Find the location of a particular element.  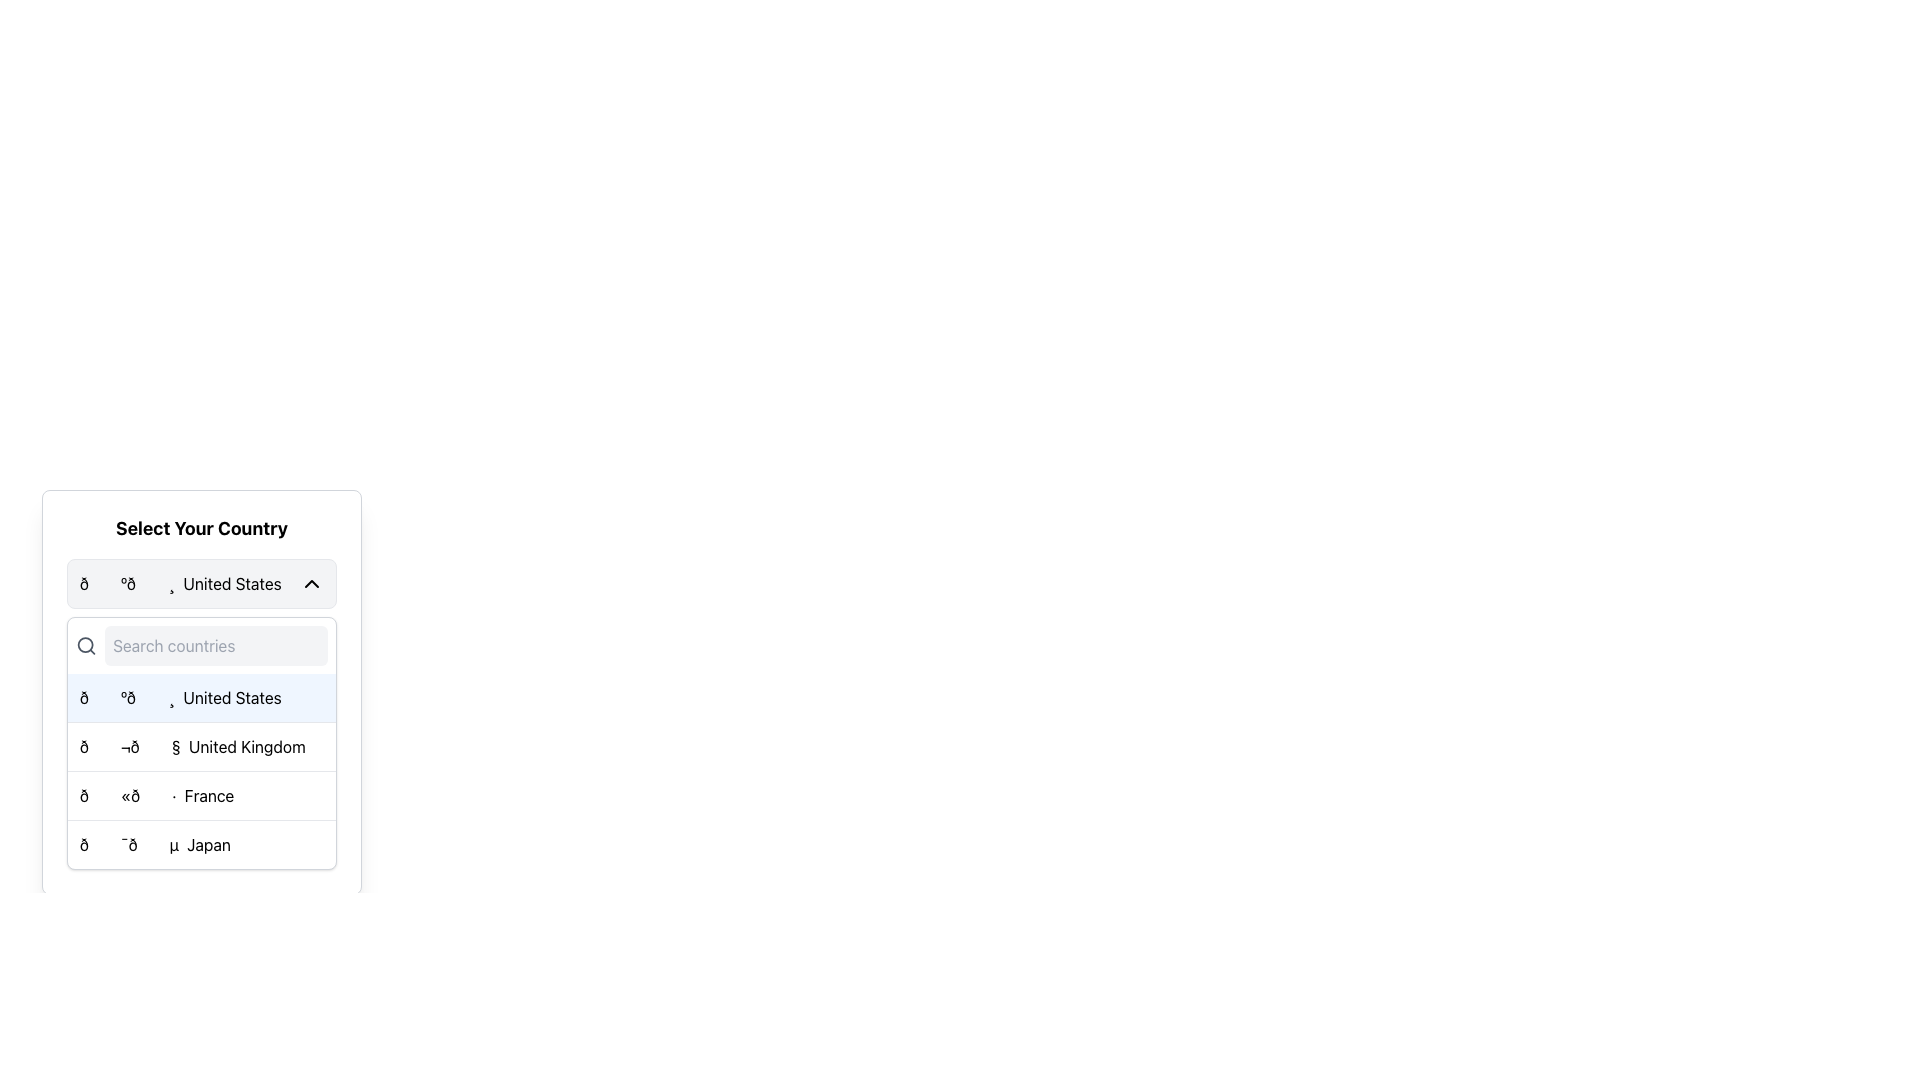

the dropdown toggle icon located to the right of the 'United States' text is located at coordinates (311, 583).